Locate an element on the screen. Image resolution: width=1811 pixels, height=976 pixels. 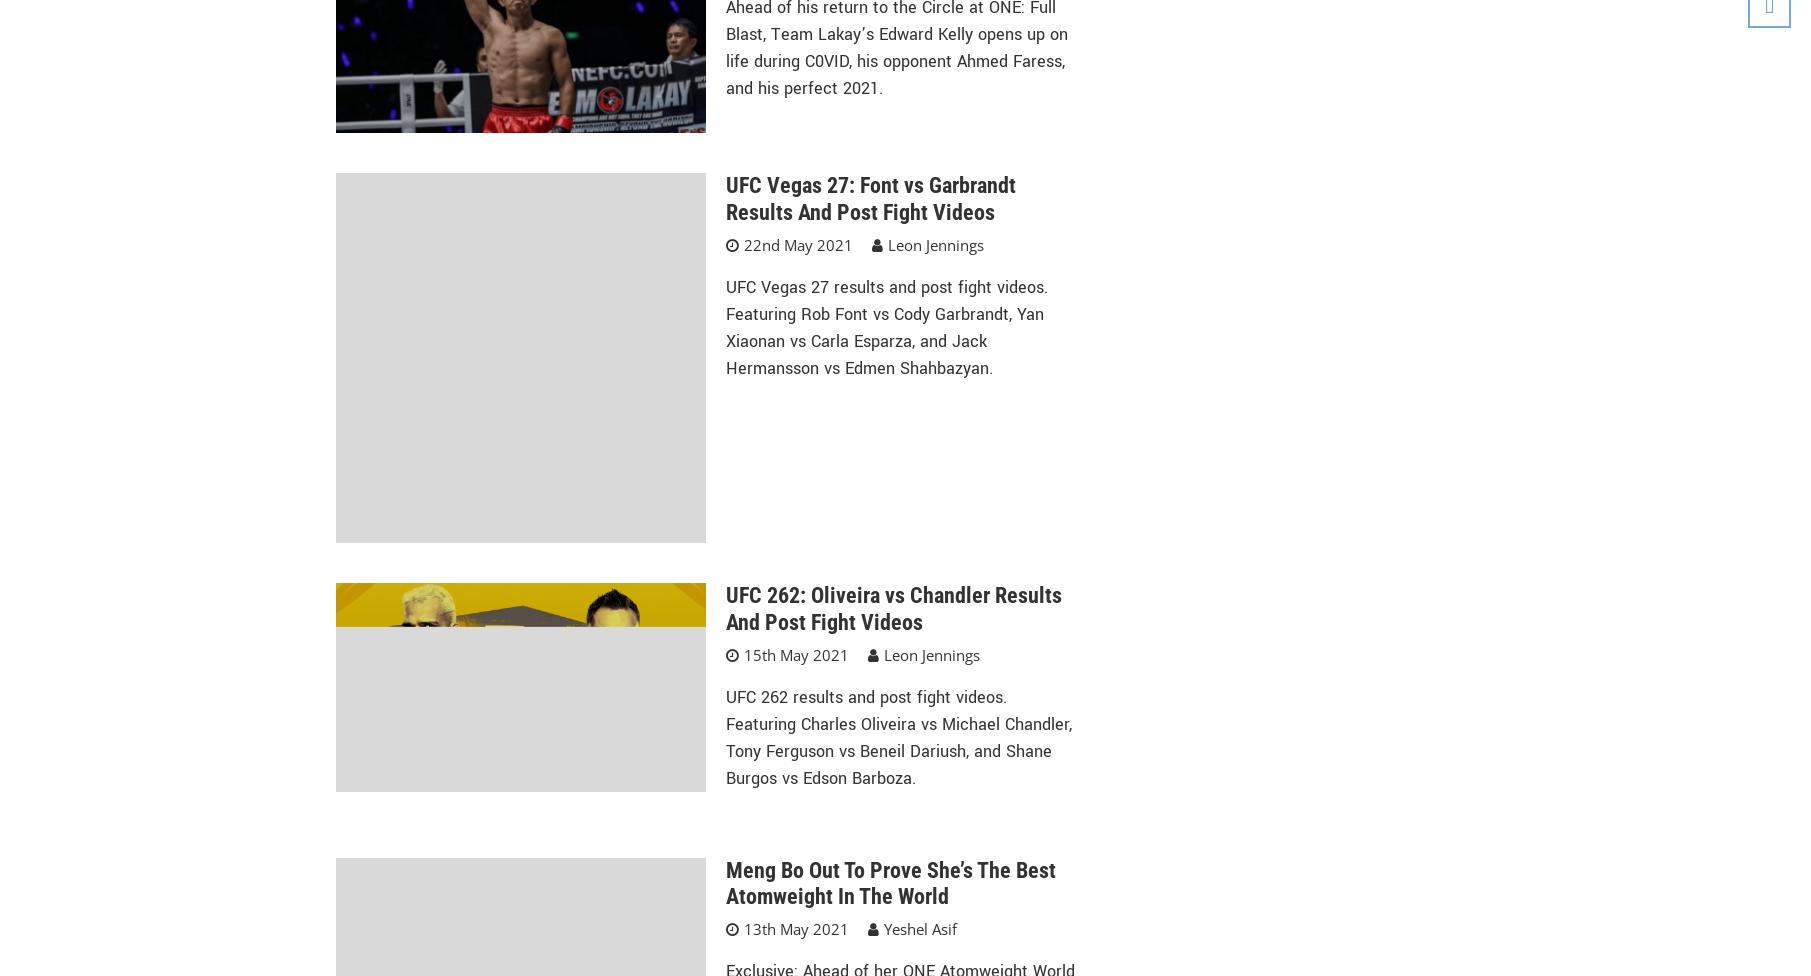
'13th May 2021' is located at coordinates (794, 927).